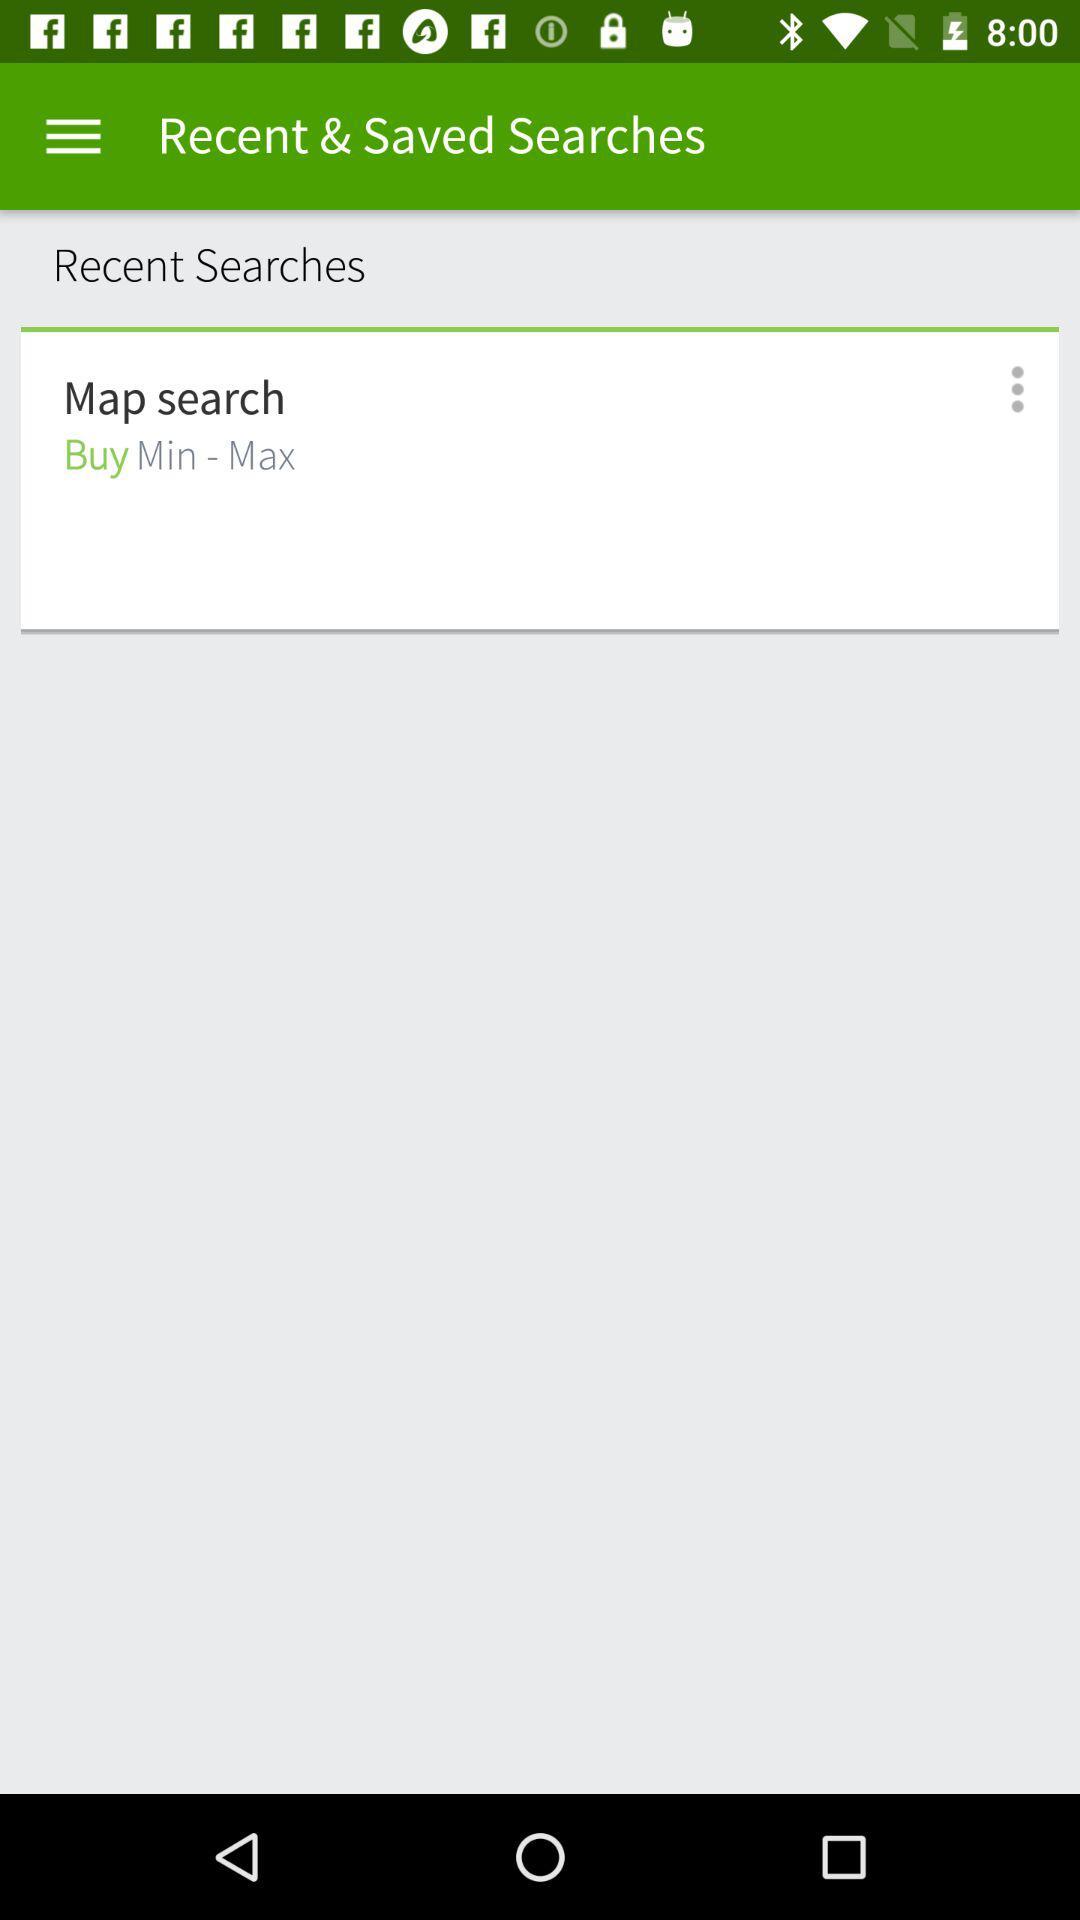 Image resolution: width=1080 pixels, height=1920 pixels. What do you see at coordinates (995, 389) in the screenshot?
I see `icon next to the buy min - max item` at bounding box center [995, 389].